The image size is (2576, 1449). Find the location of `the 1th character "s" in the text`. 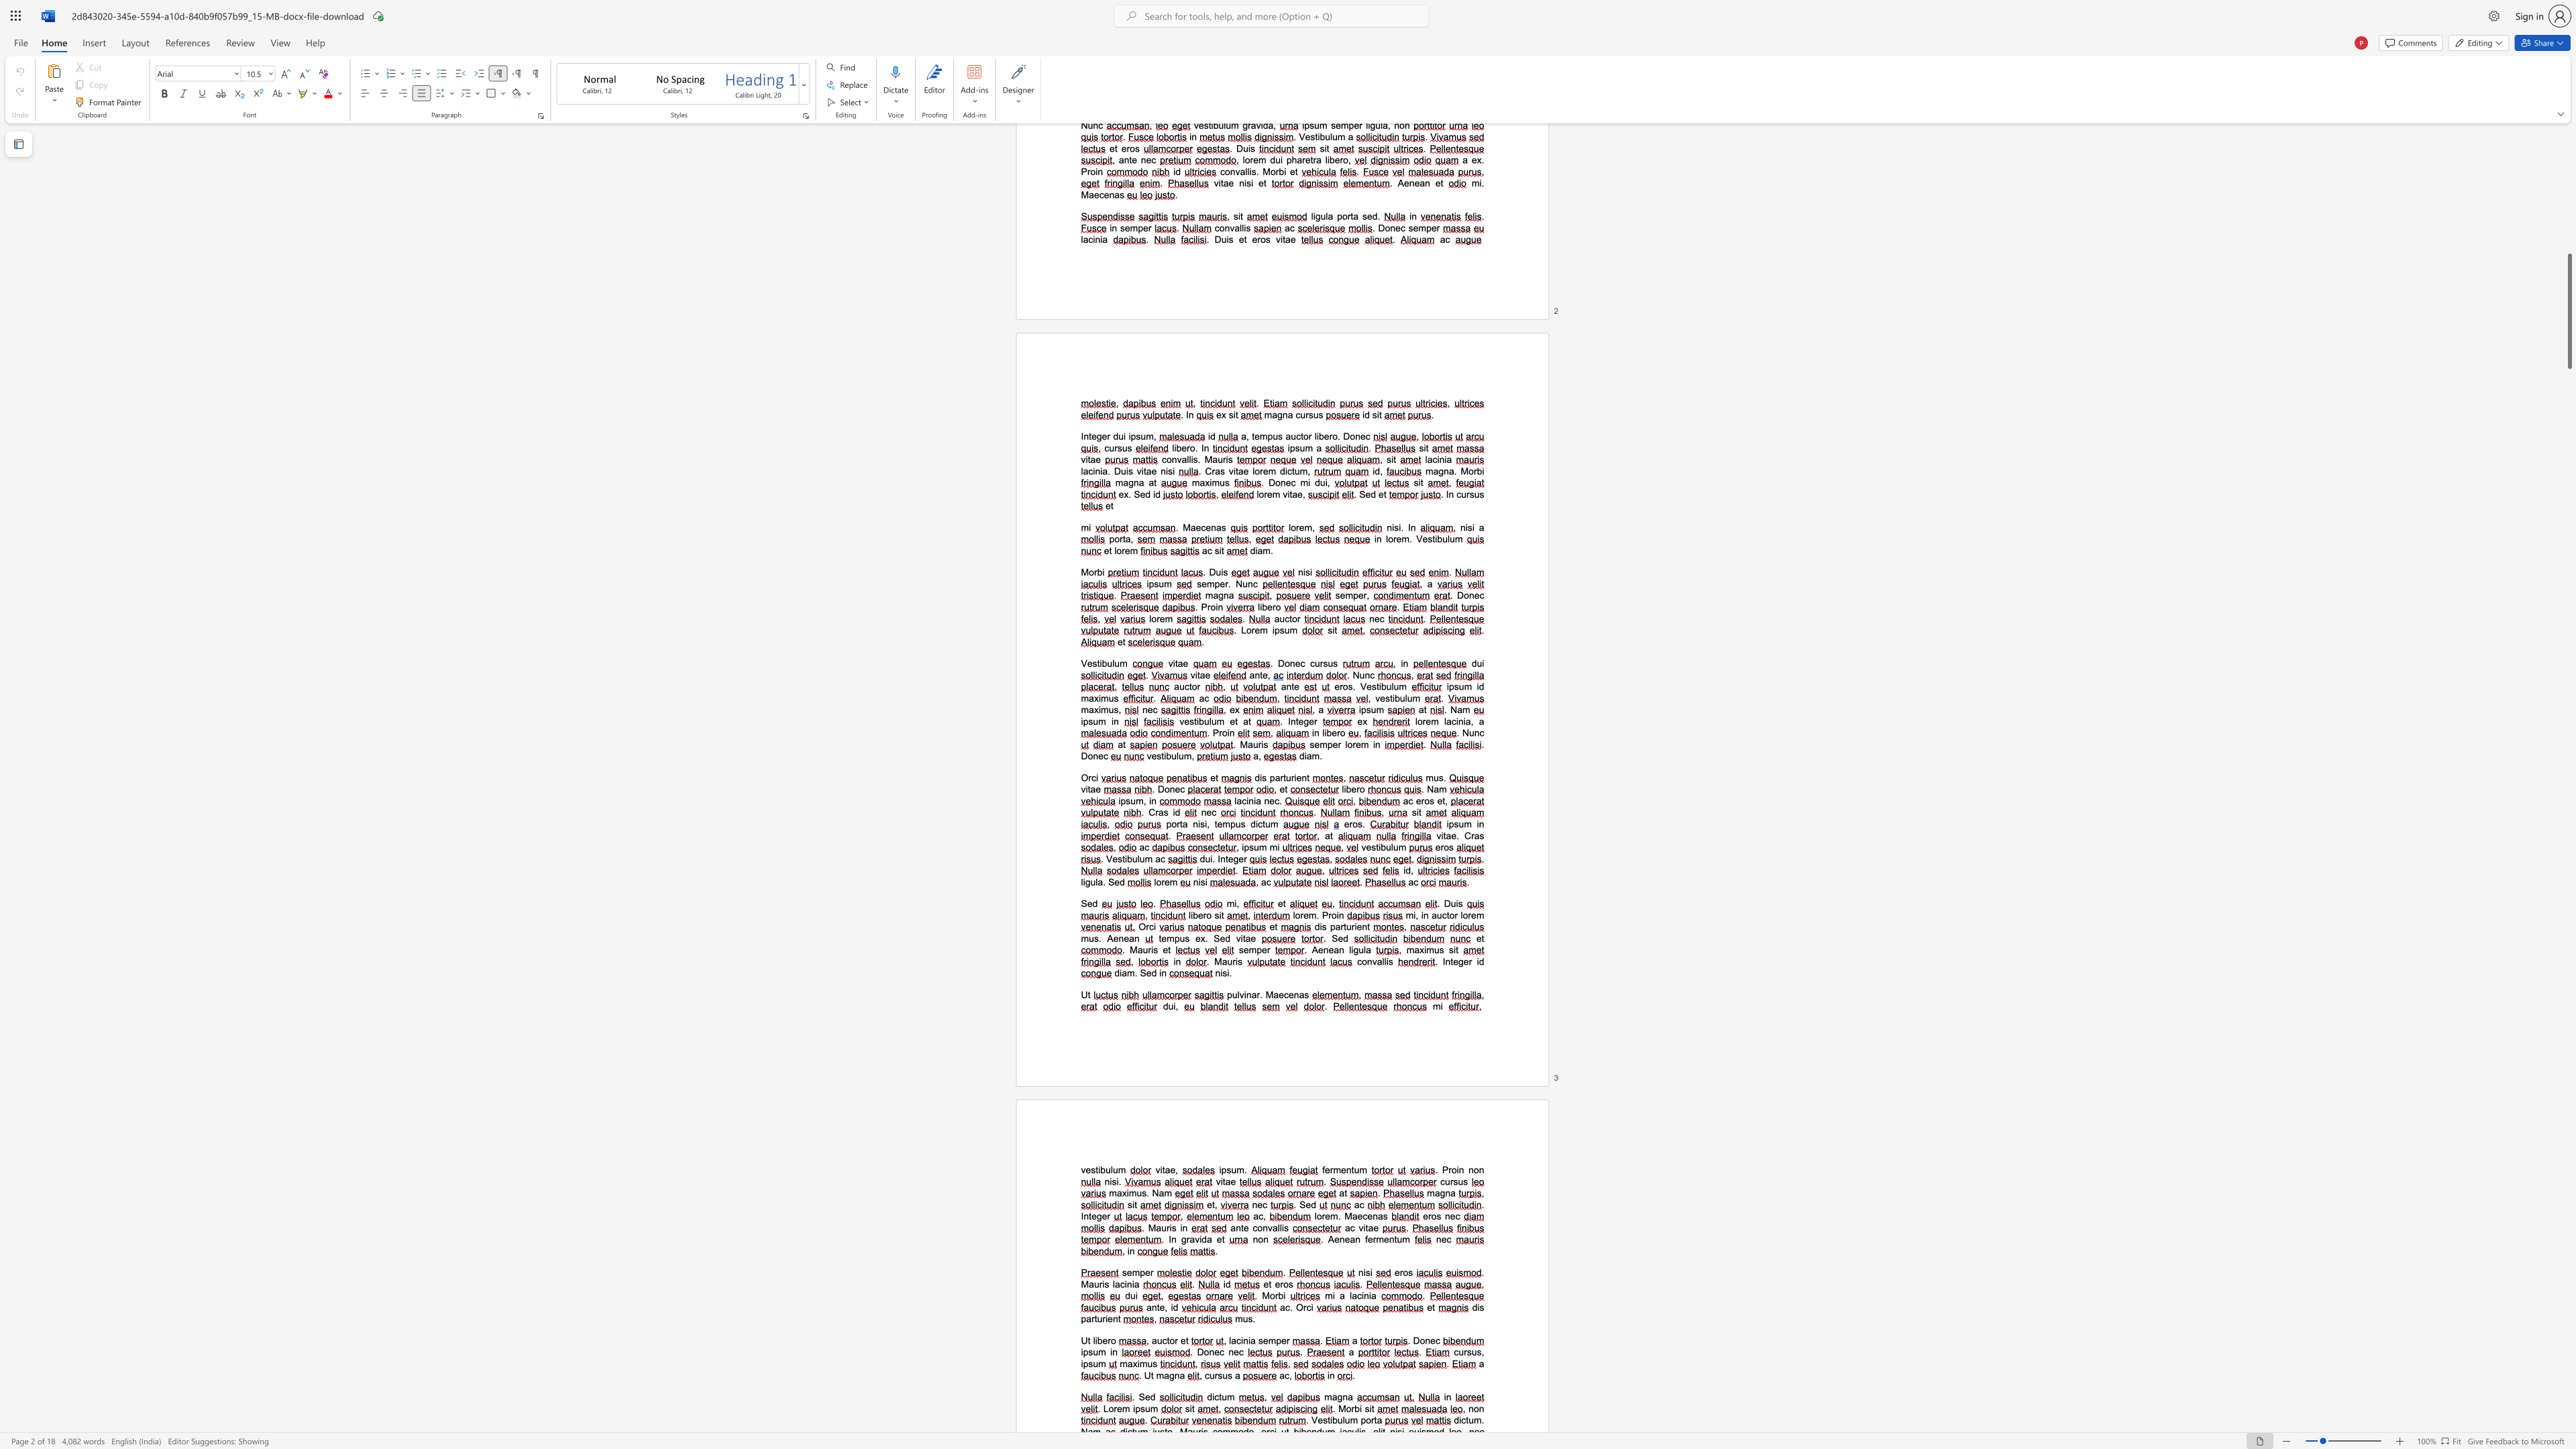

the 1th character "s" in the text is located at coordinates (1250, 847).